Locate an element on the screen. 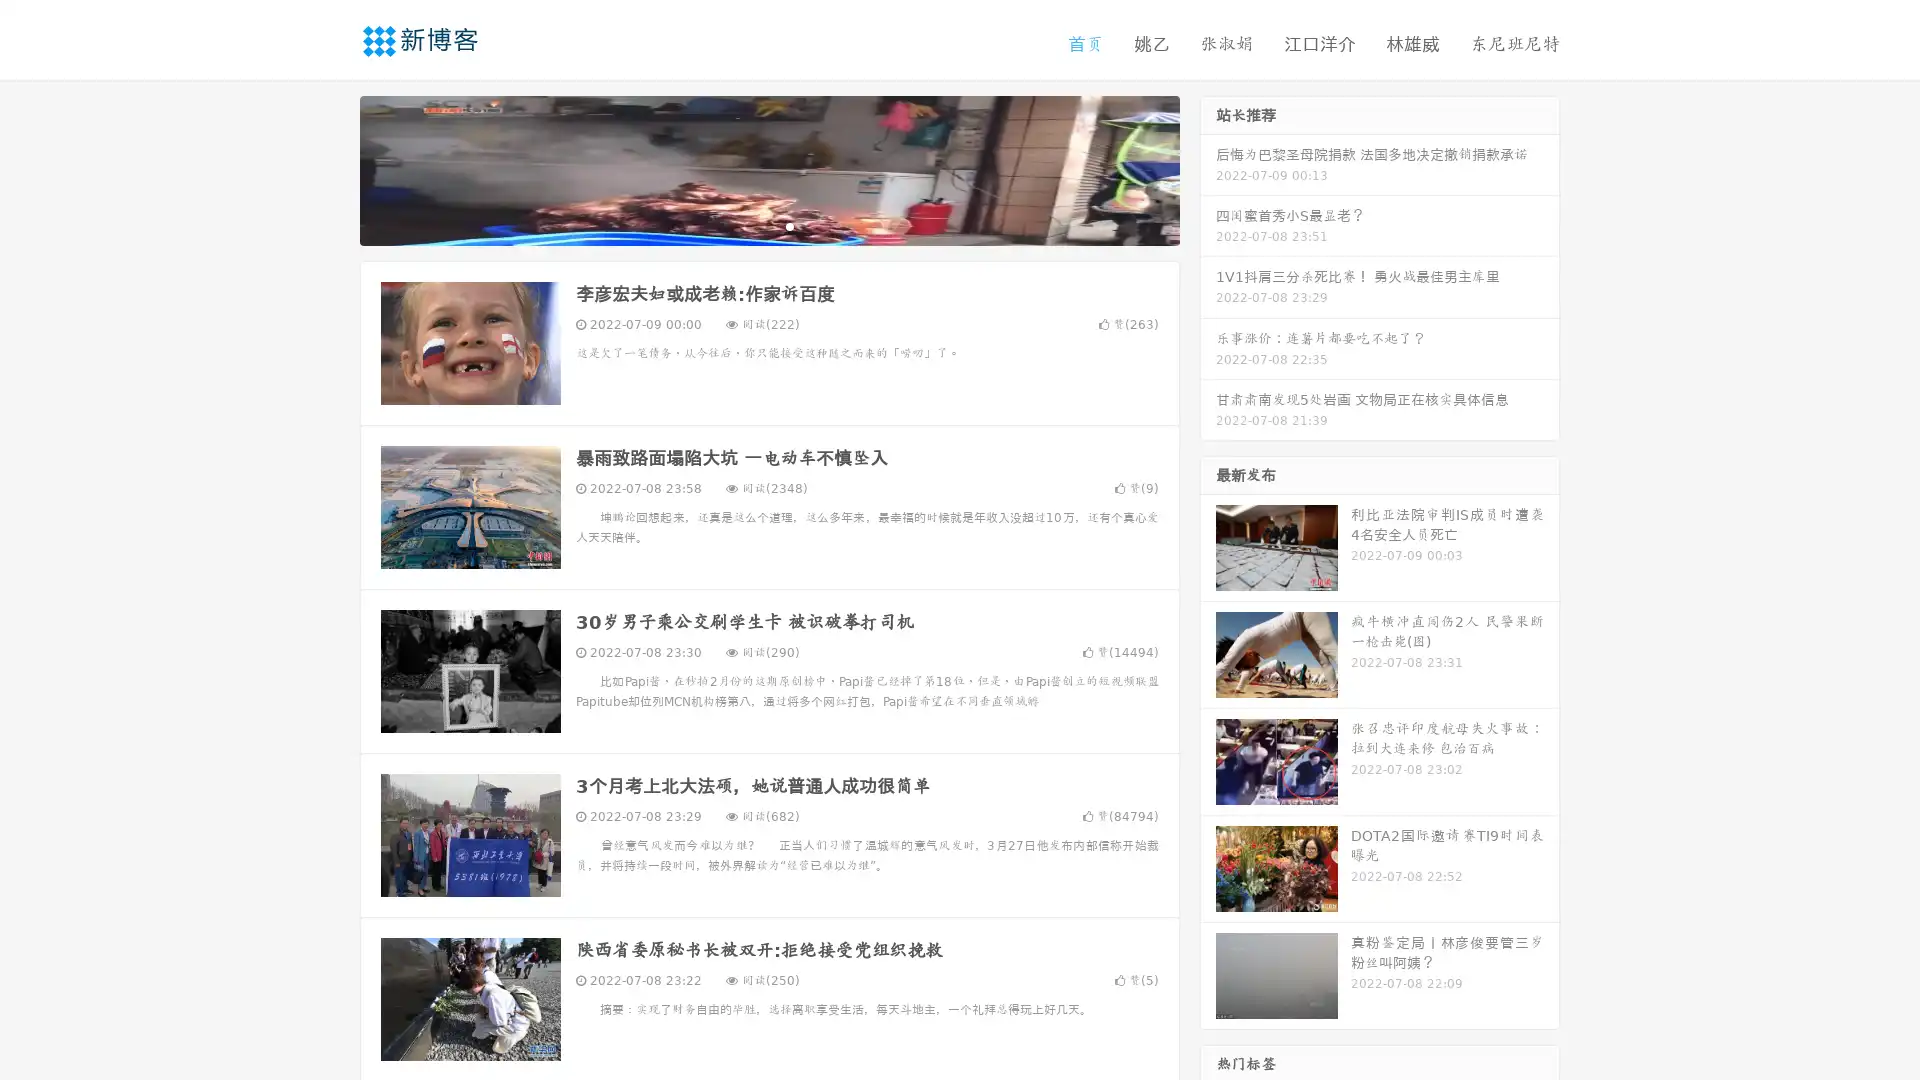 The image size is (1920, 1080). Previous slide is located at coordinates (330, 168).